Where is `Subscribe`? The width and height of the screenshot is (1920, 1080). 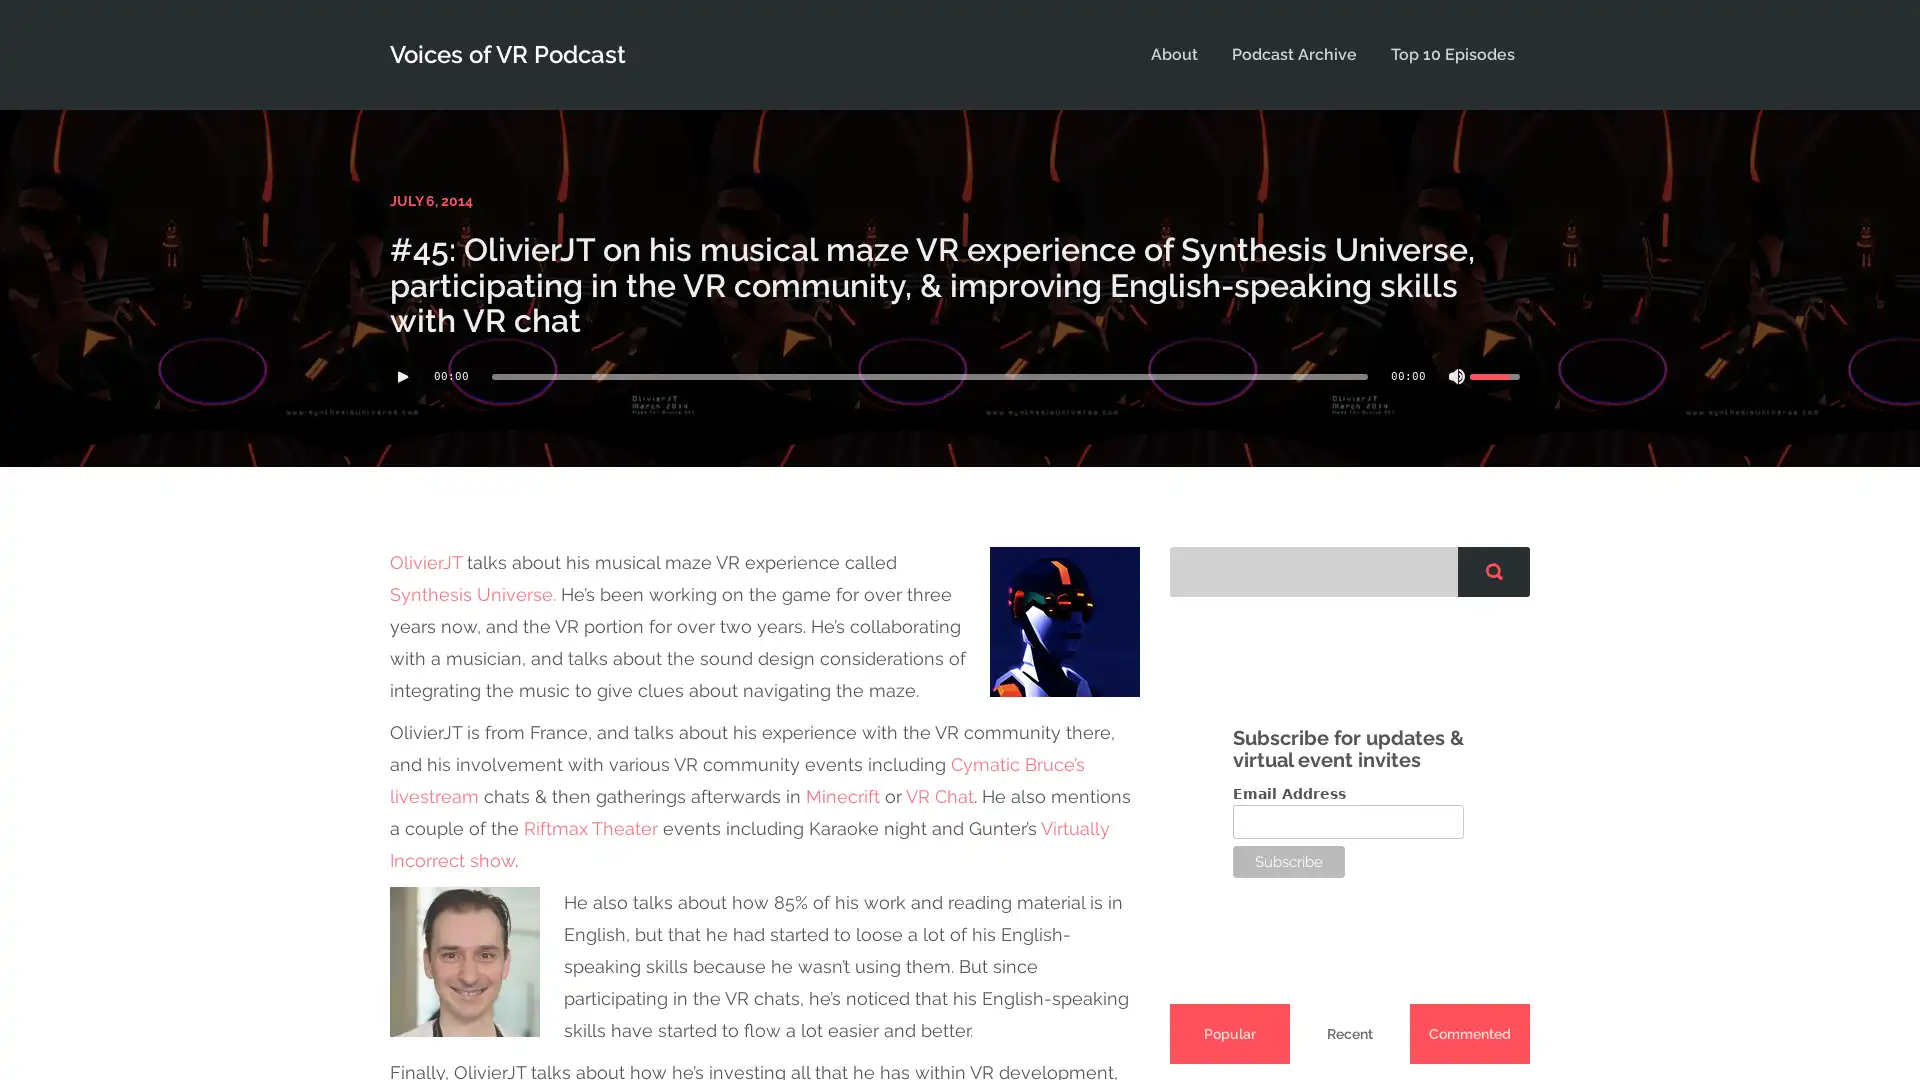
Subscribe is located at coordinates (1289, 860).